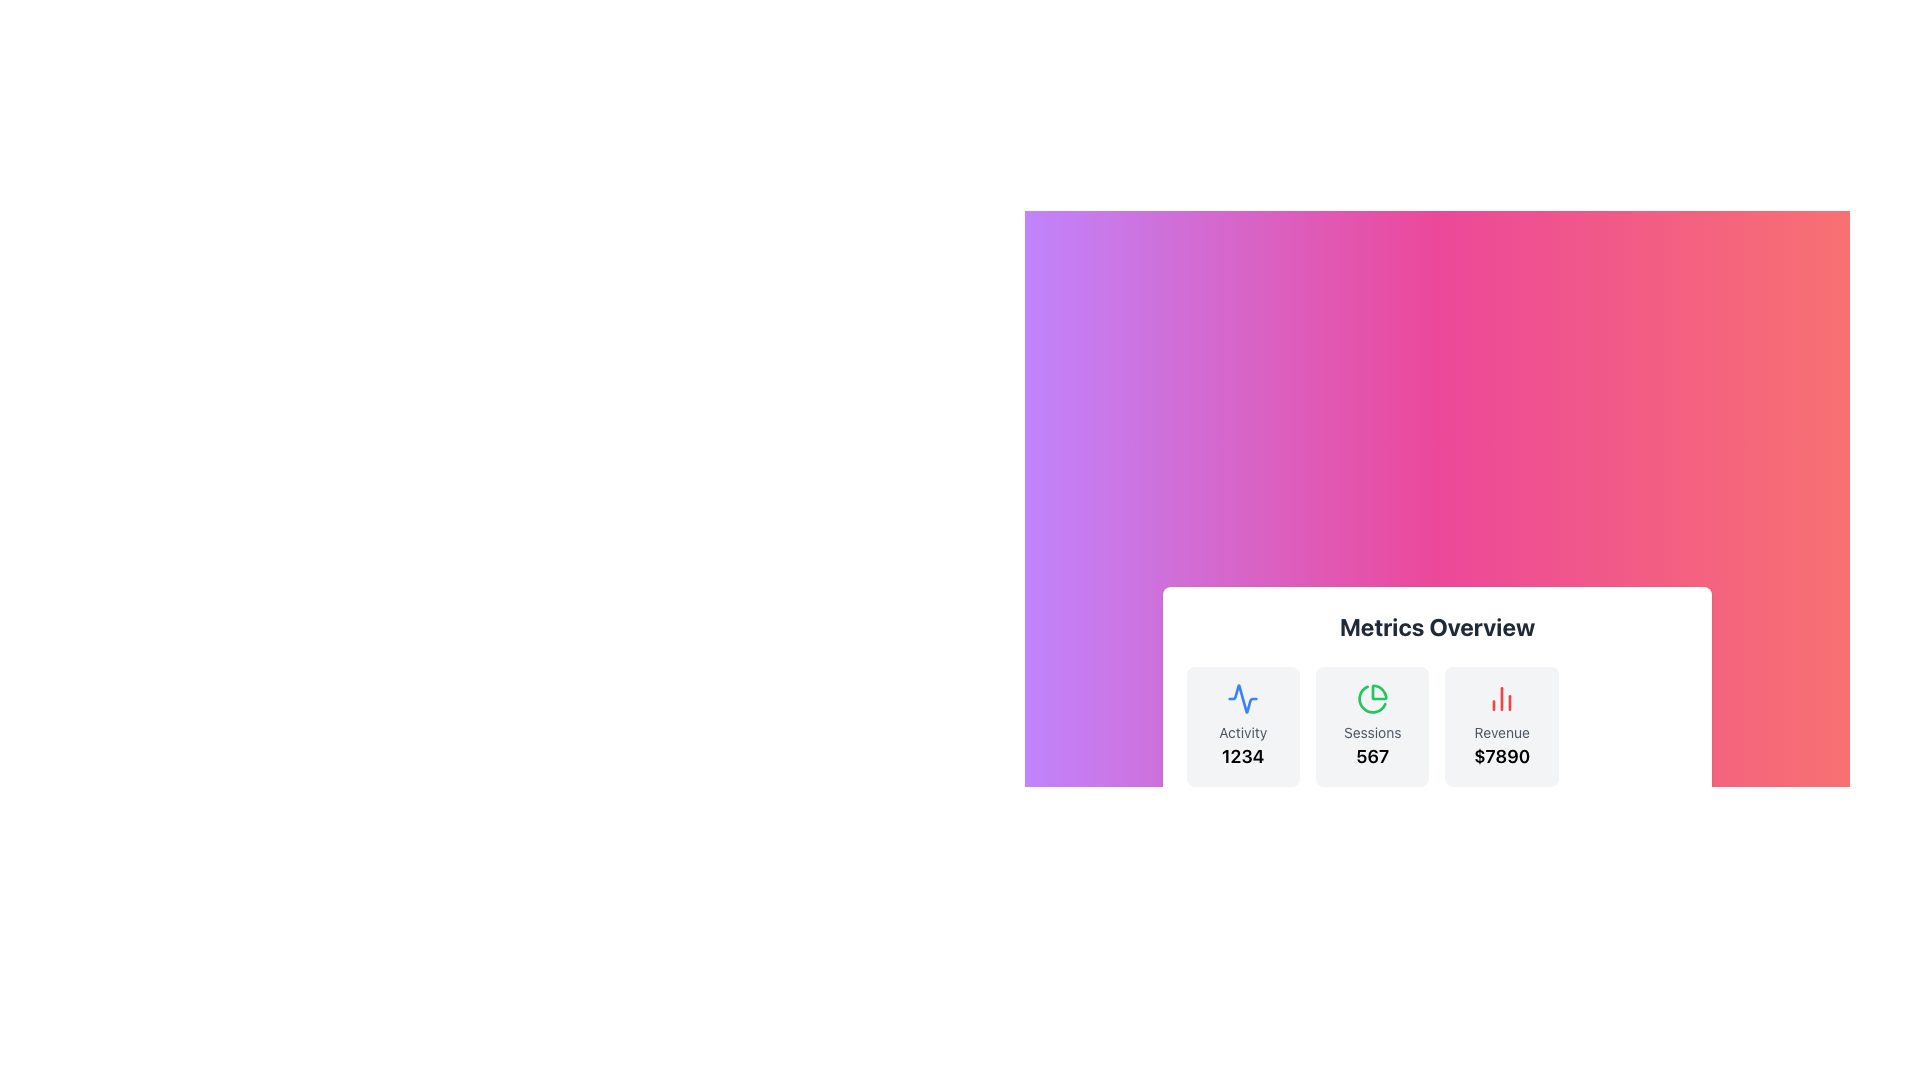 Image resolution: width=1920 pixels, height=1080 pixels. I want to click on the 'Sessions' text label which provides a descriptive label for the metric displayed beneath it, located in a card-like component above the numerical text '567', so click(1371, 732).